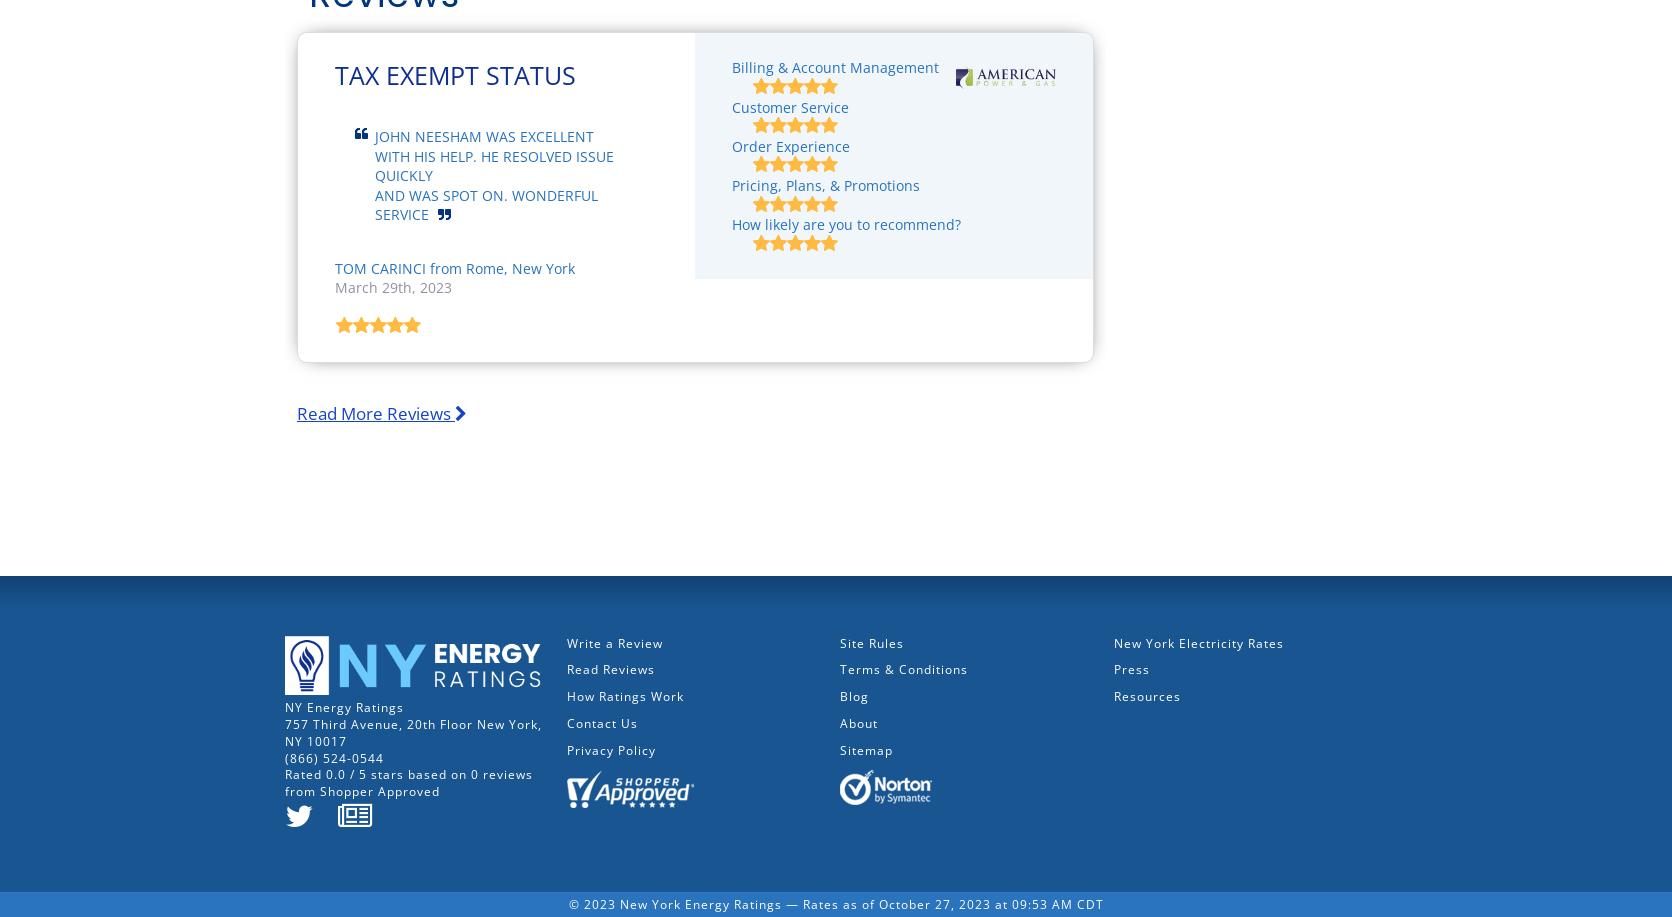  Describe the element at coordinates (361, 773) in the screenshot. I see `'5'` at that location.